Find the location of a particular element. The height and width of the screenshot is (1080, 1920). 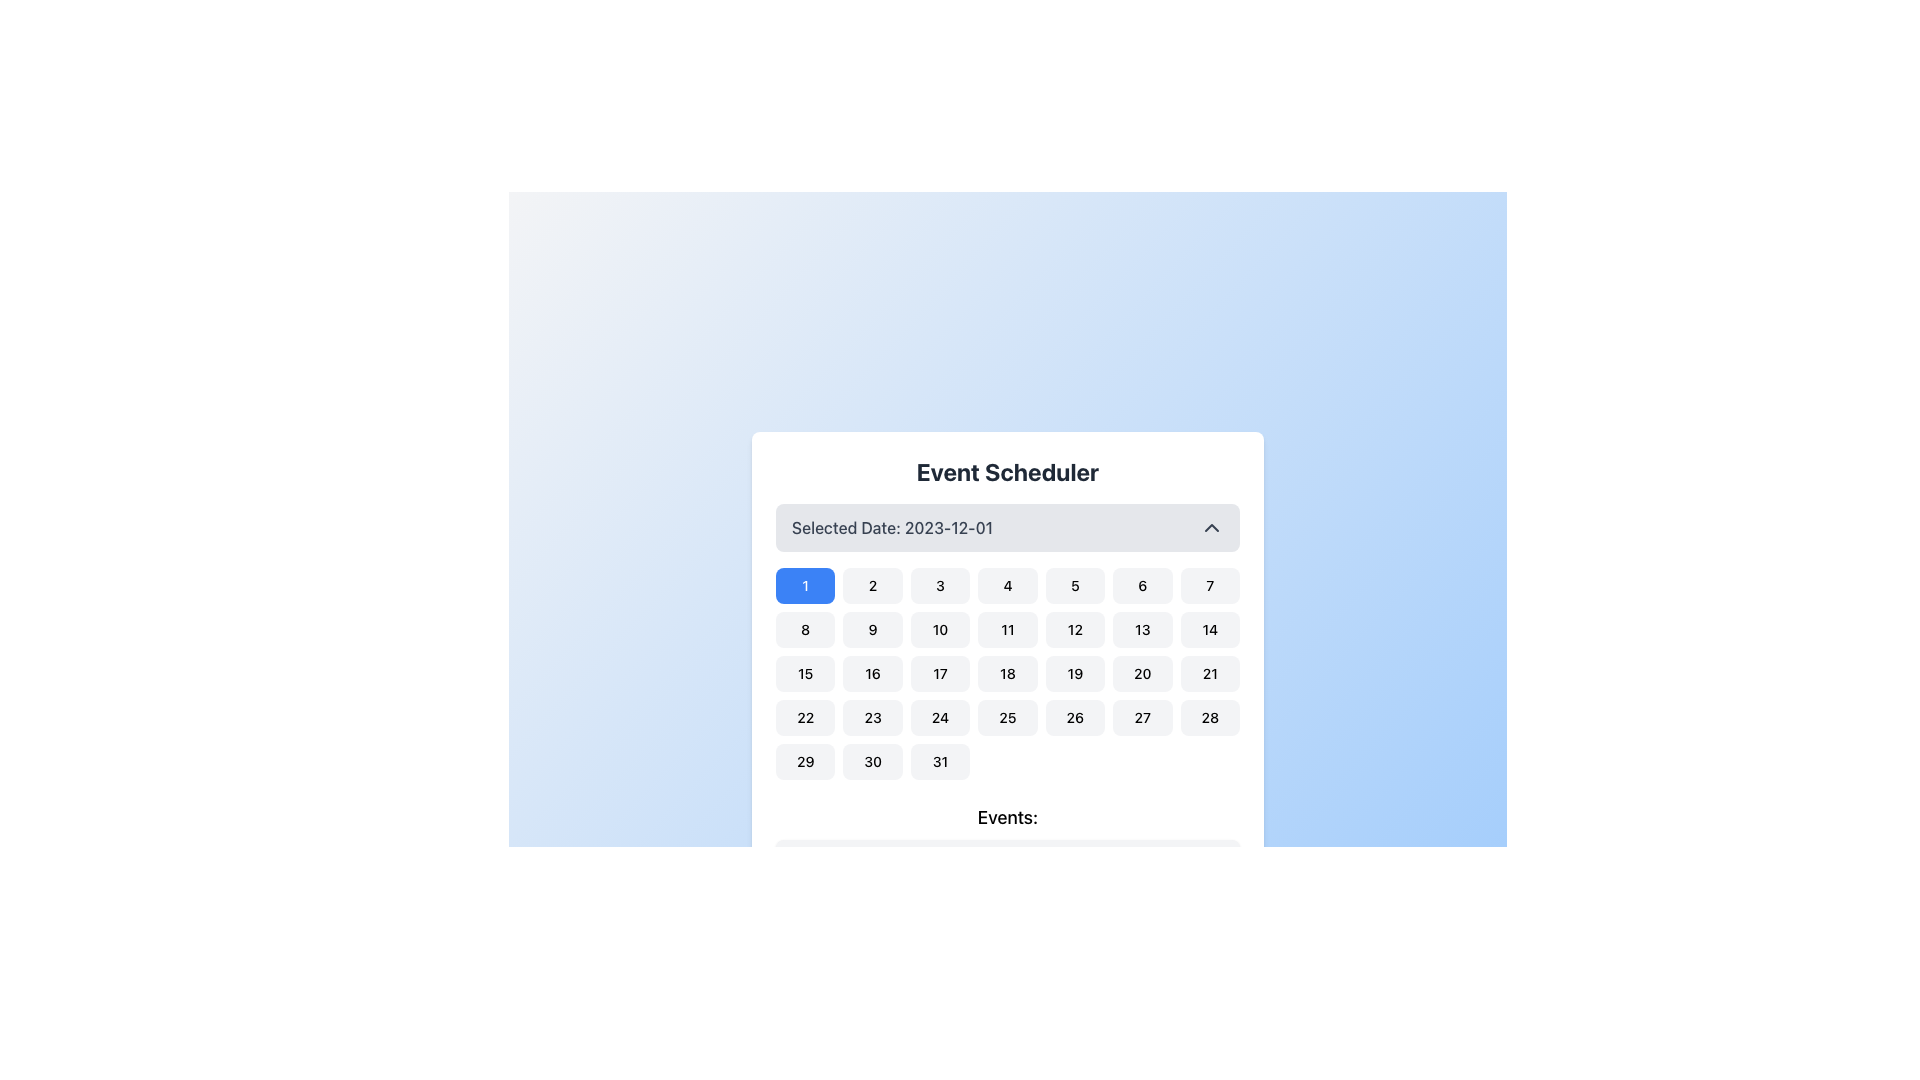

the button representing the 3rd of the month in the calendar interface is located at coordinates (939, 585).